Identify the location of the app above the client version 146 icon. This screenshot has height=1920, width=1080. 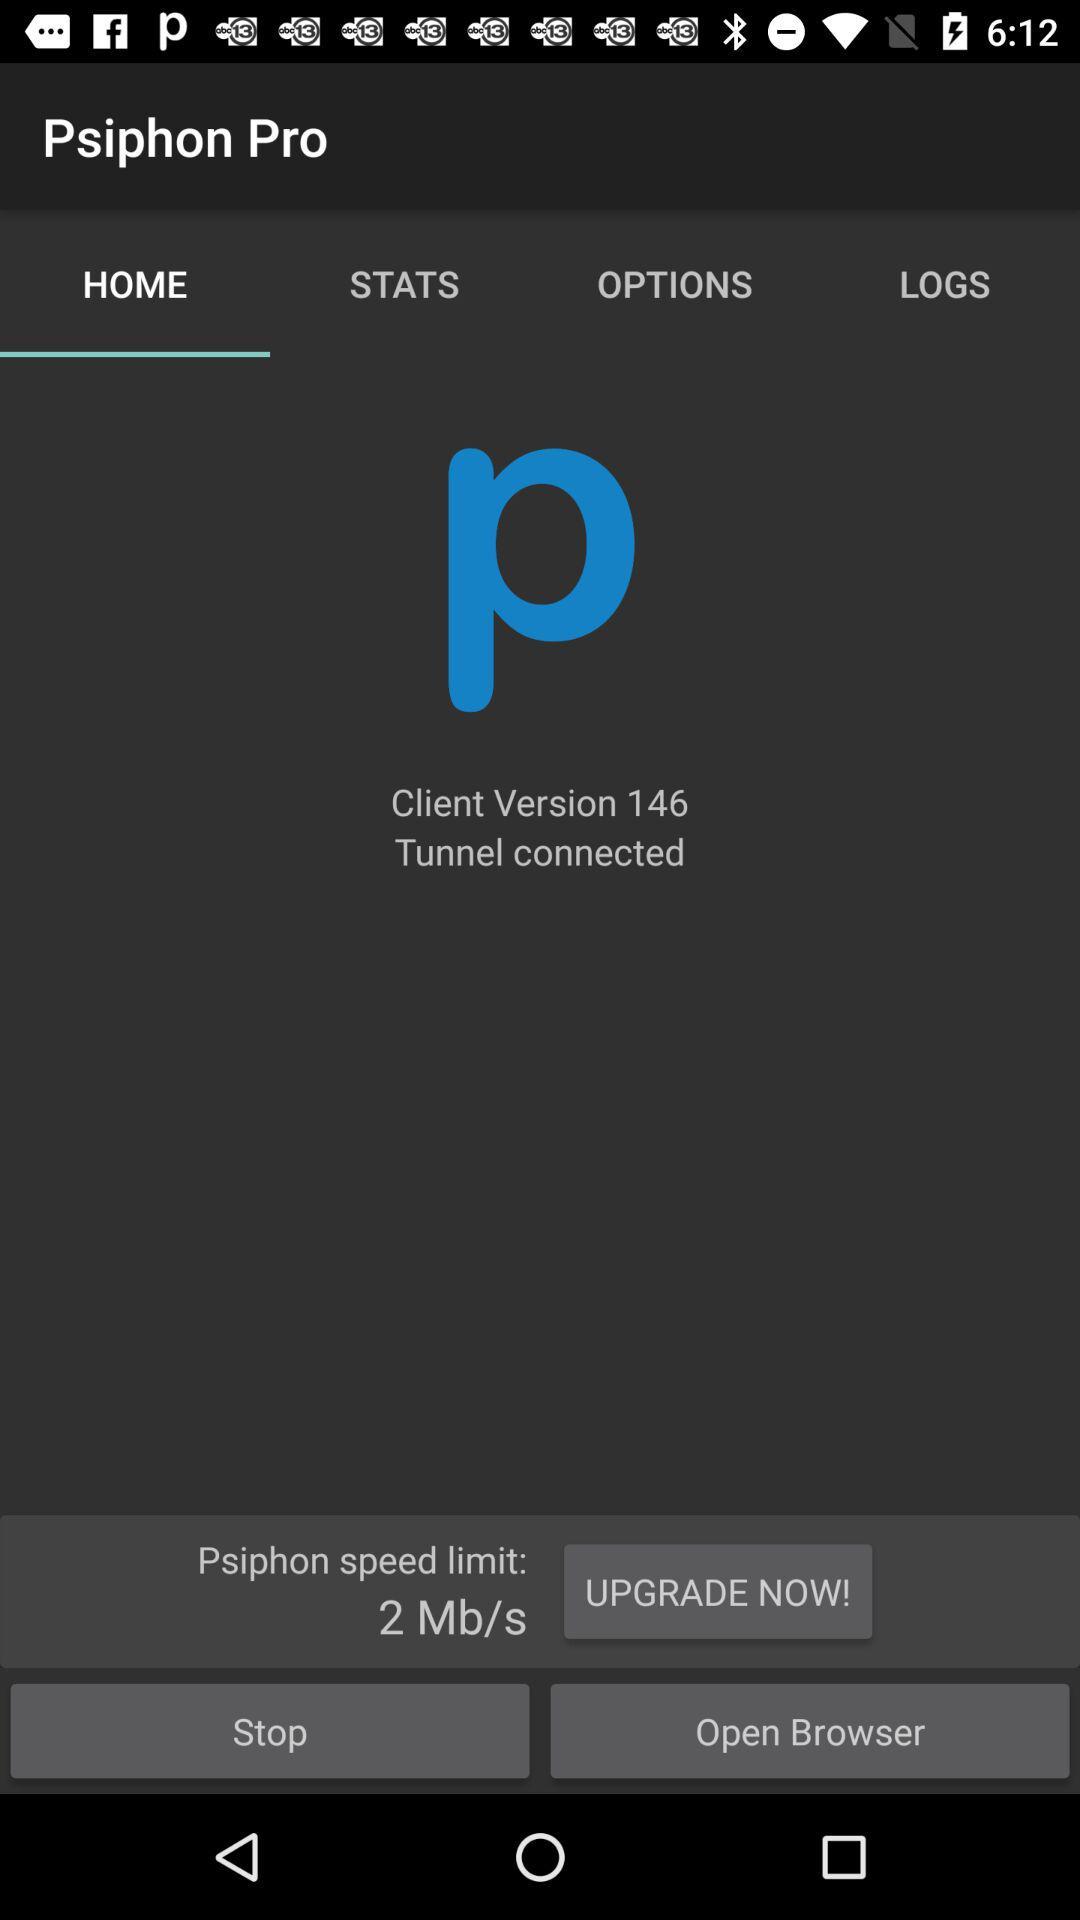
(540, 579).